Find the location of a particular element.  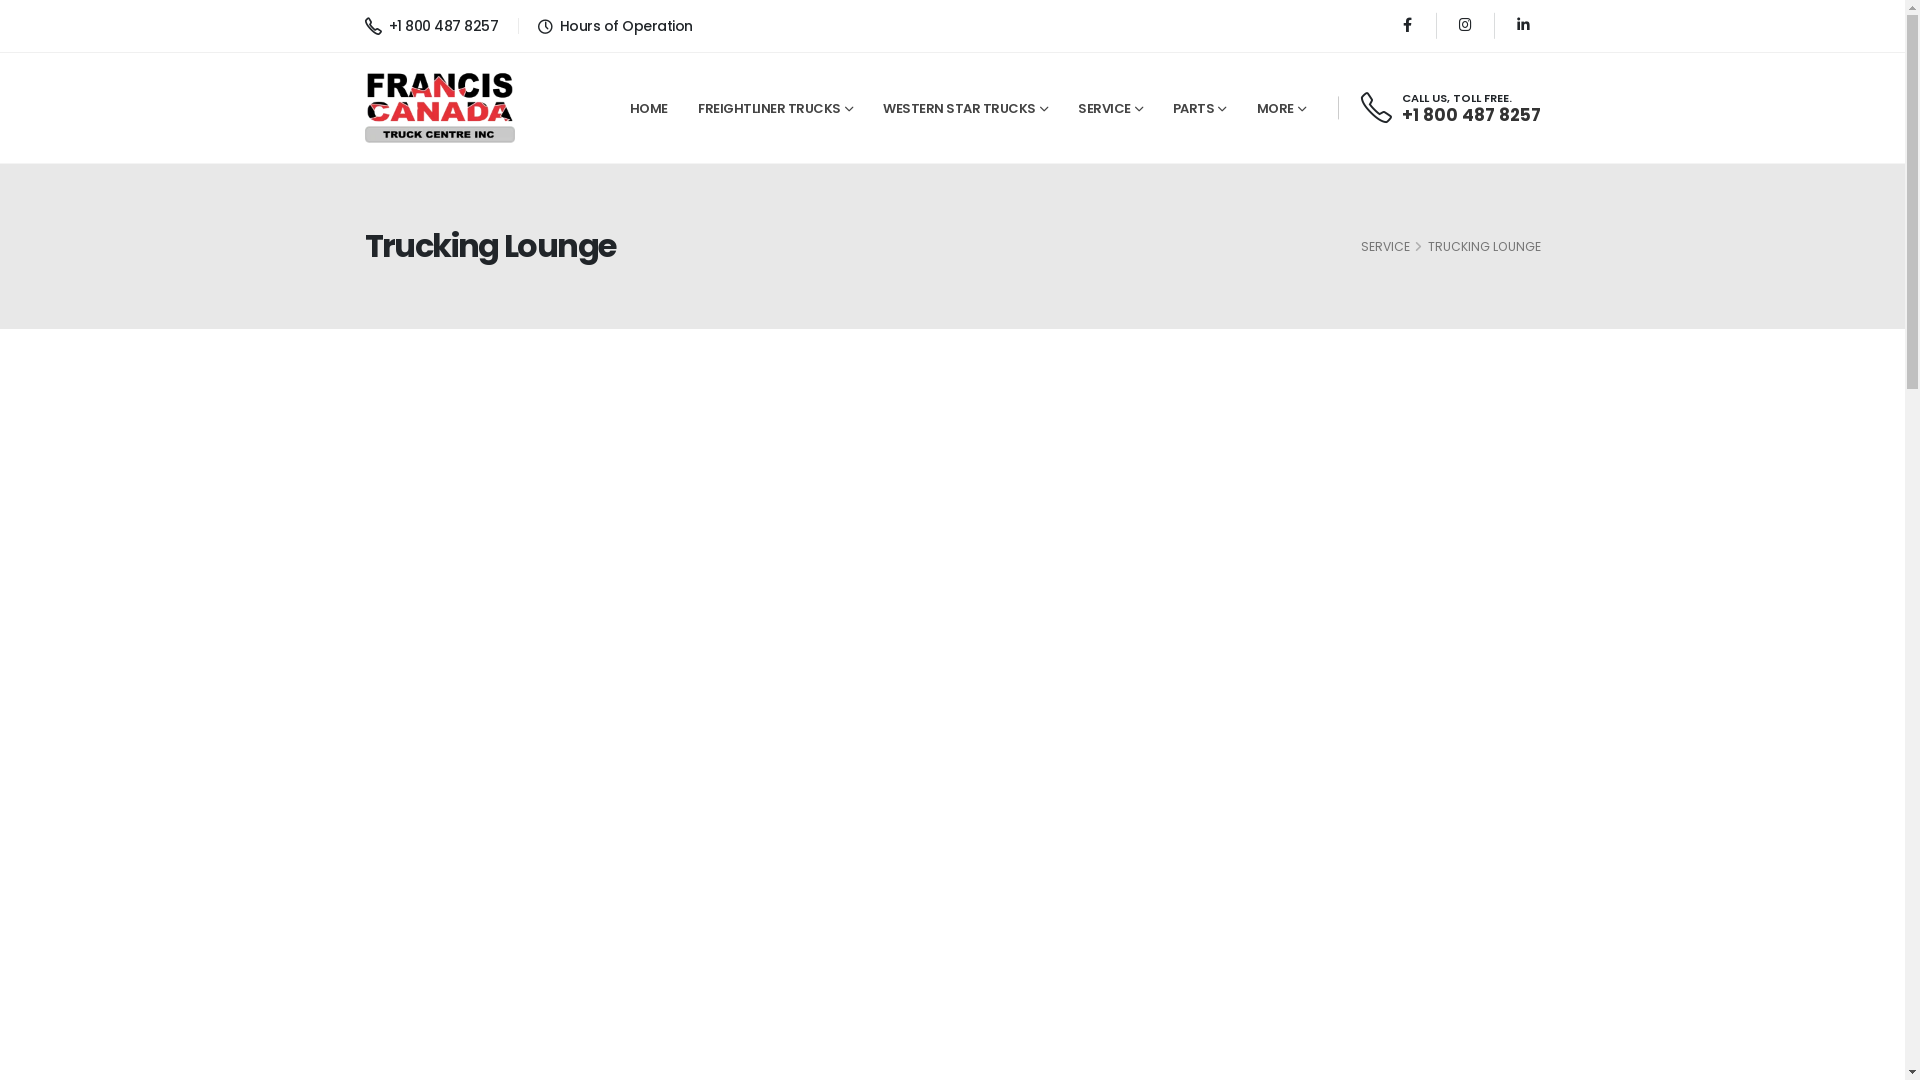

'Instagram' is located at coordinates (1448, 25).